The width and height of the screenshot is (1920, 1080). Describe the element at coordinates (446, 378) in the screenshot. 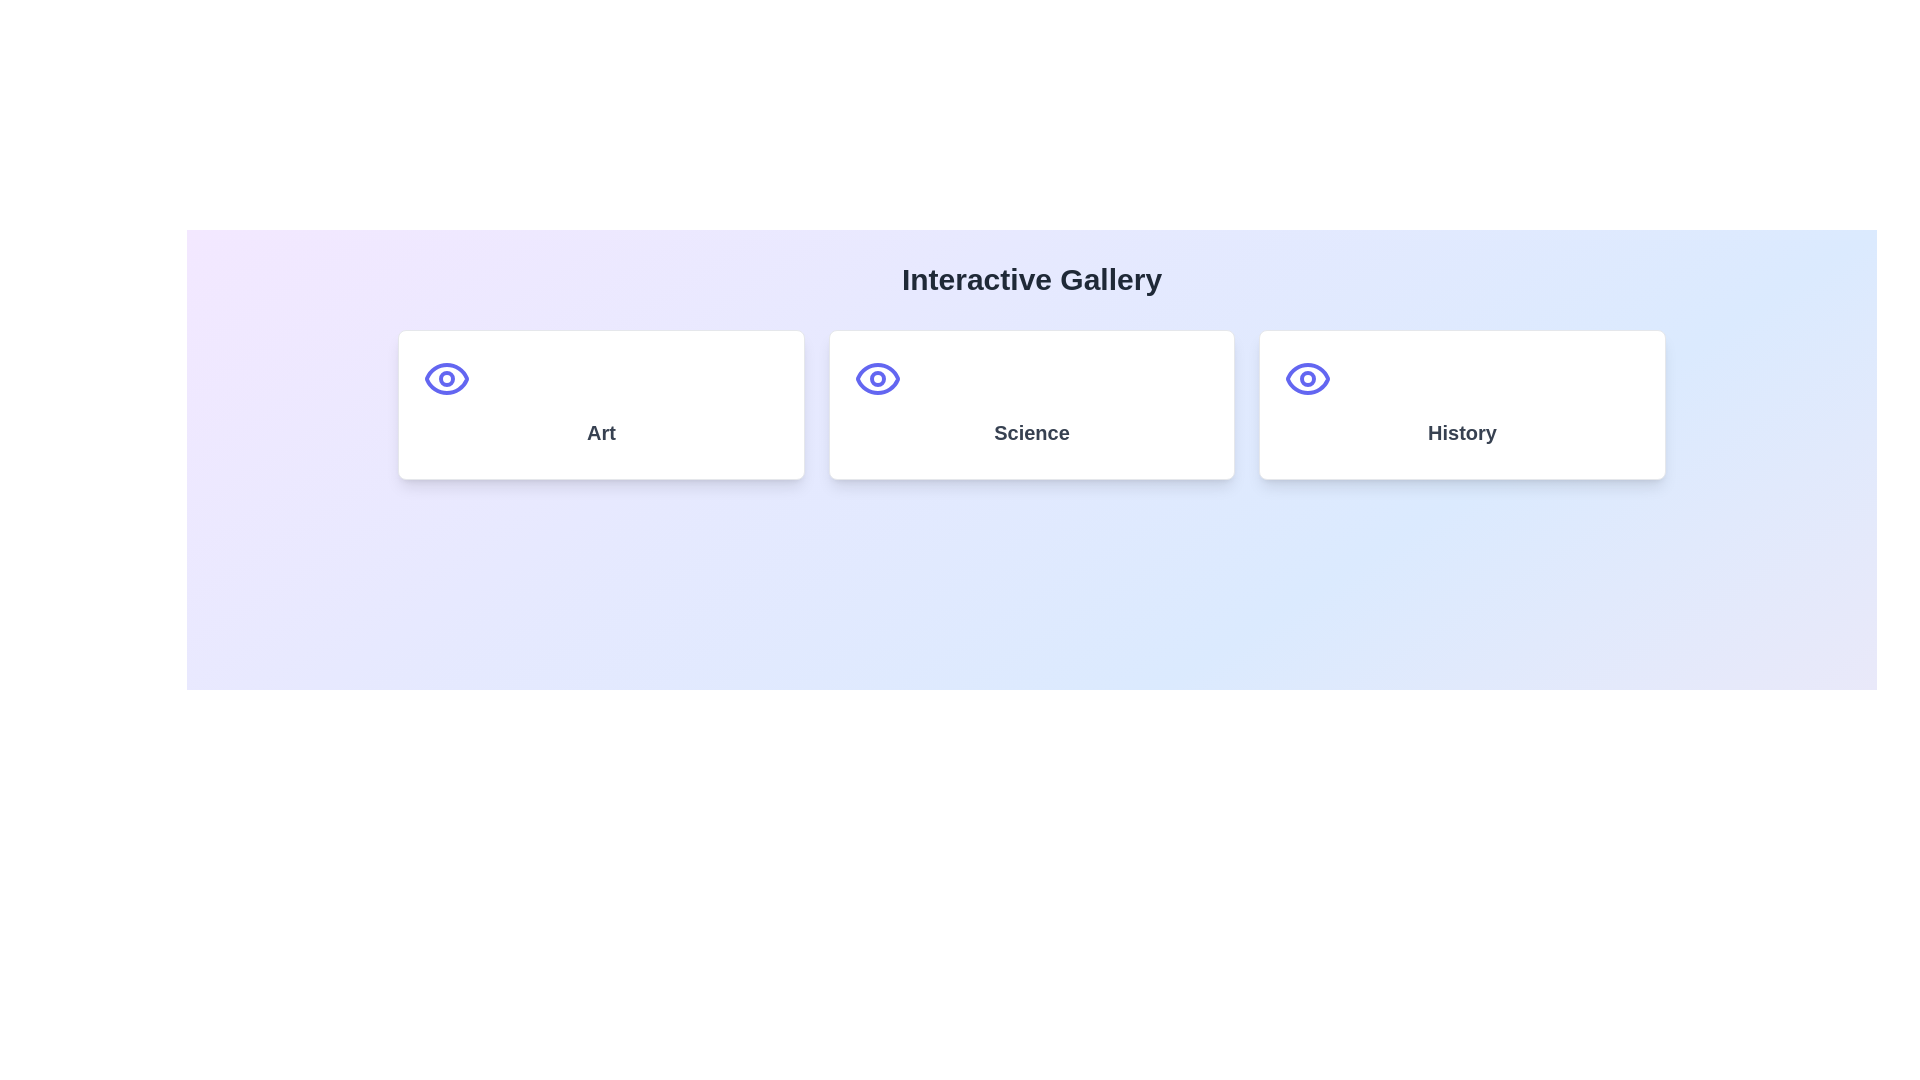

I see `the leftmost component of the eye icon, which is styled in light indigo and located above the 'Art' label in the first card of a horizontal row of three cards` at that location.